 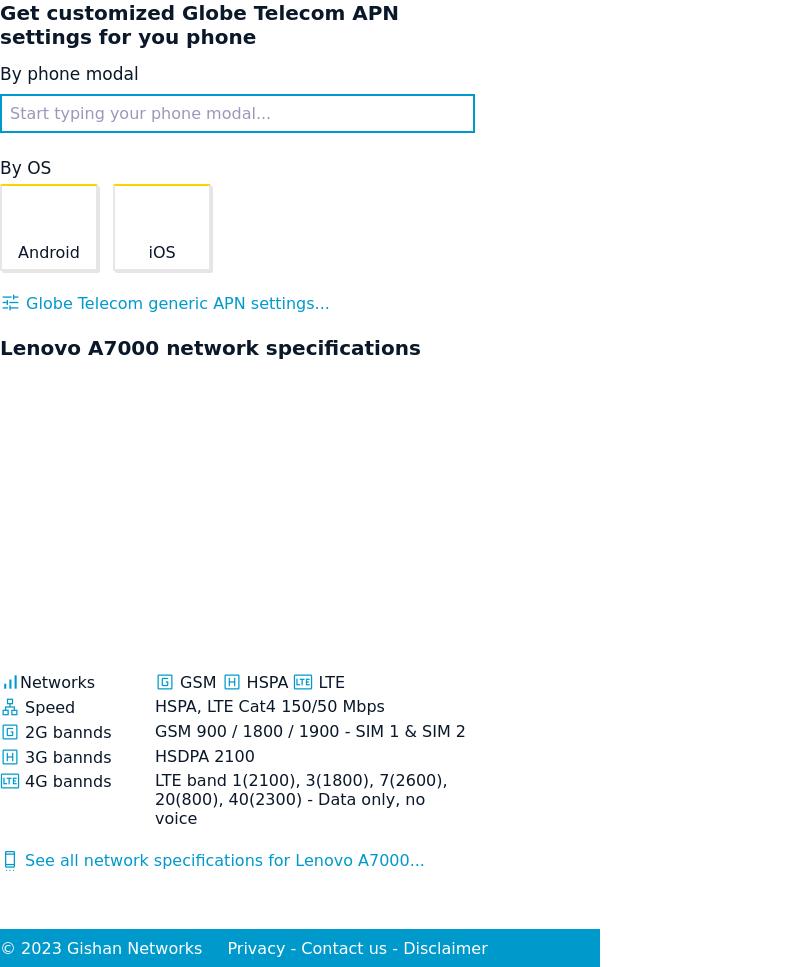 I want to click on 'settings_cell', so click(x=10, y=858).